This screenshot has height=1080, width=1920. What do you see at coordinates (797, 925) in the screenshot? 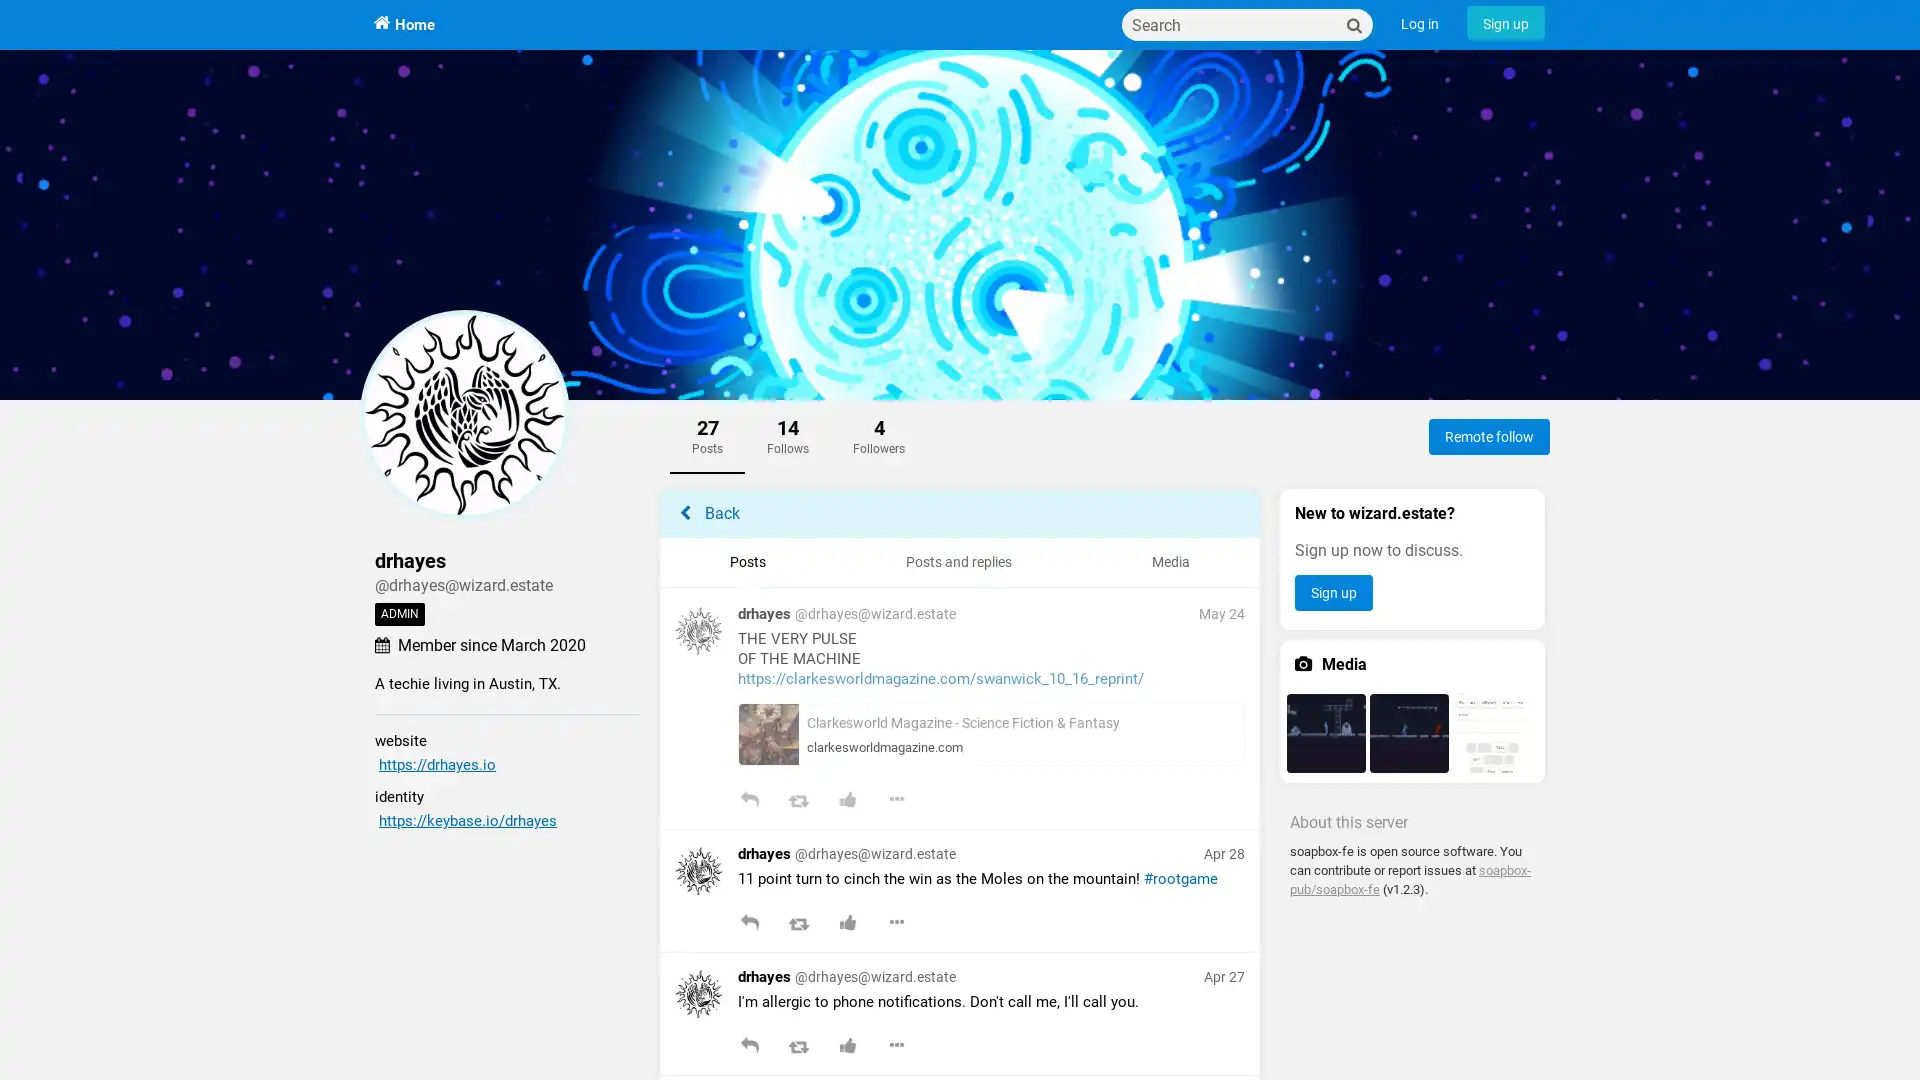
I see `Repost` at bounding box center [797, 925].